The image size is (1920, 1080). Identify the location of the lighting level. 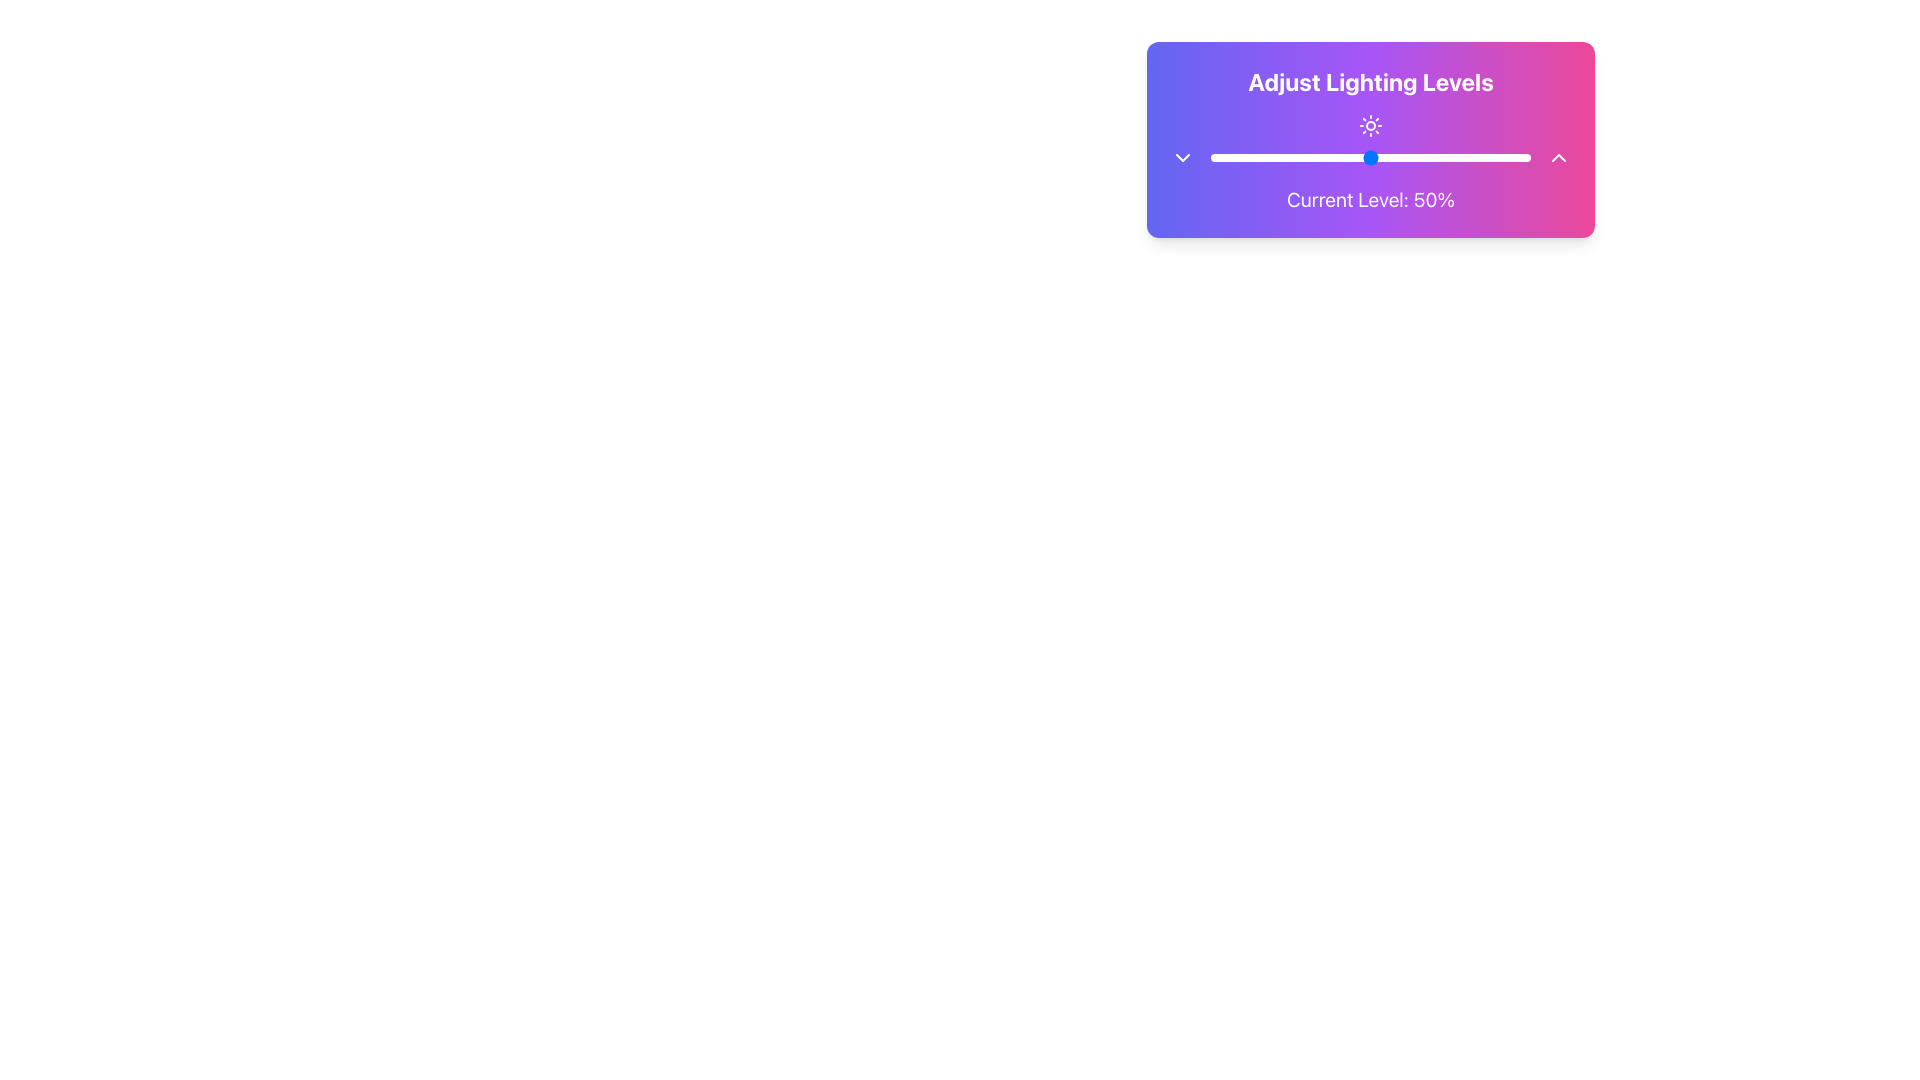
(1294, 157).